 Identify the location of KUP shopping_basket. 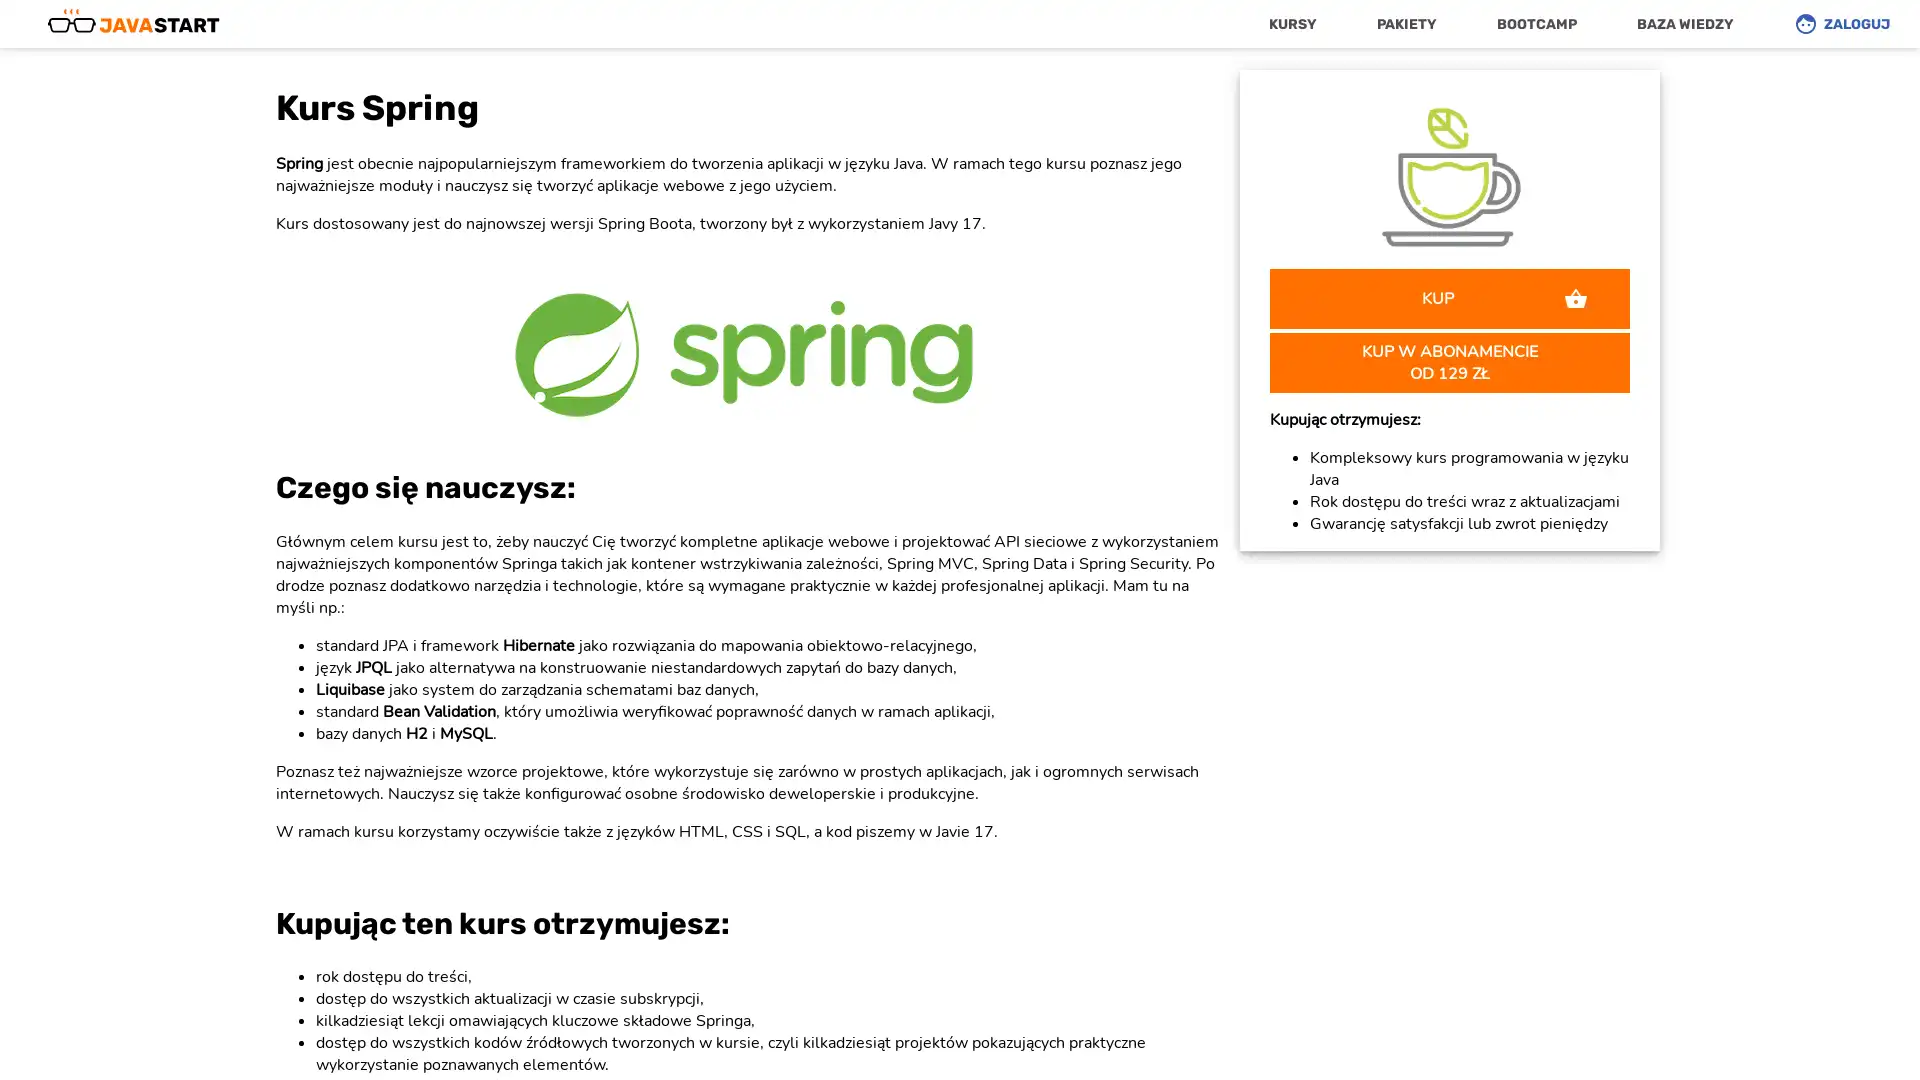
(1449, 297).